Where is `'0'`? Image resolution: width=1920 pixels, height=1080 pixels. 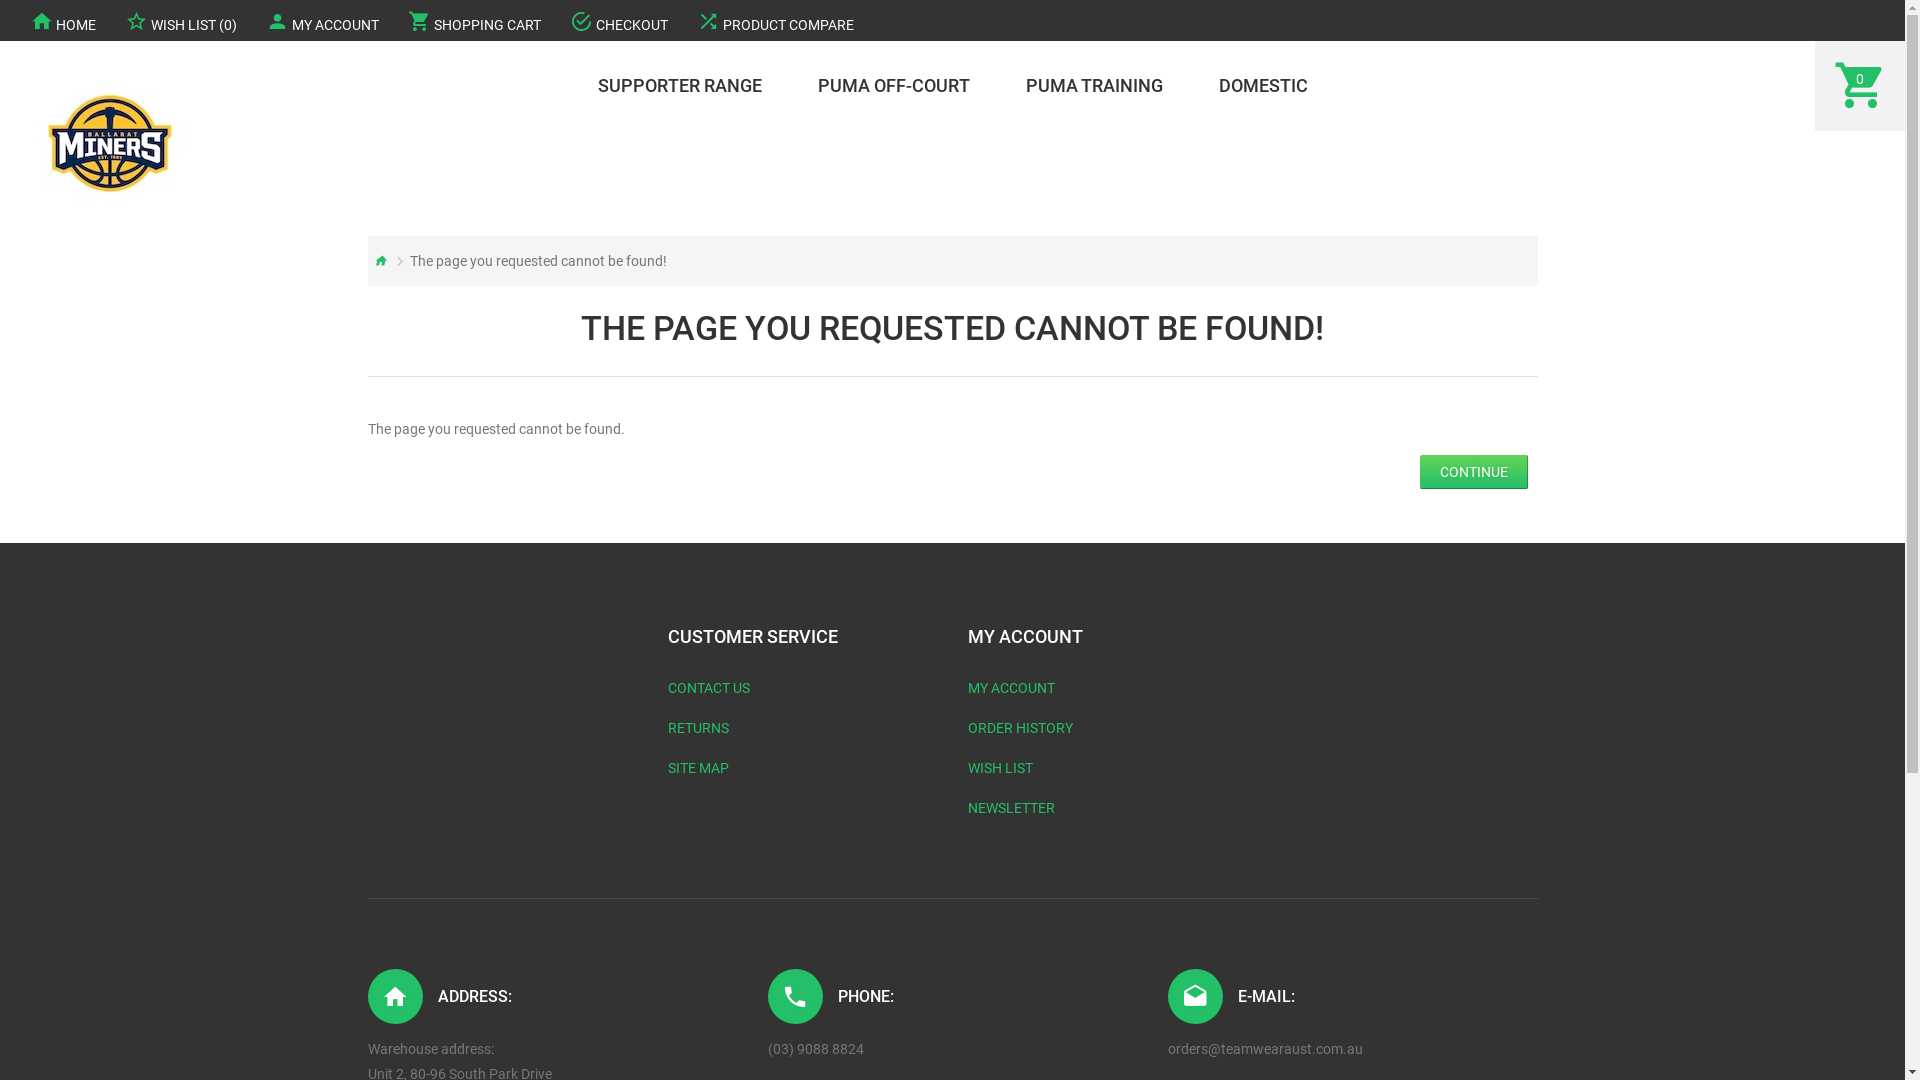 '0' is located at coordinates (1859, 84).